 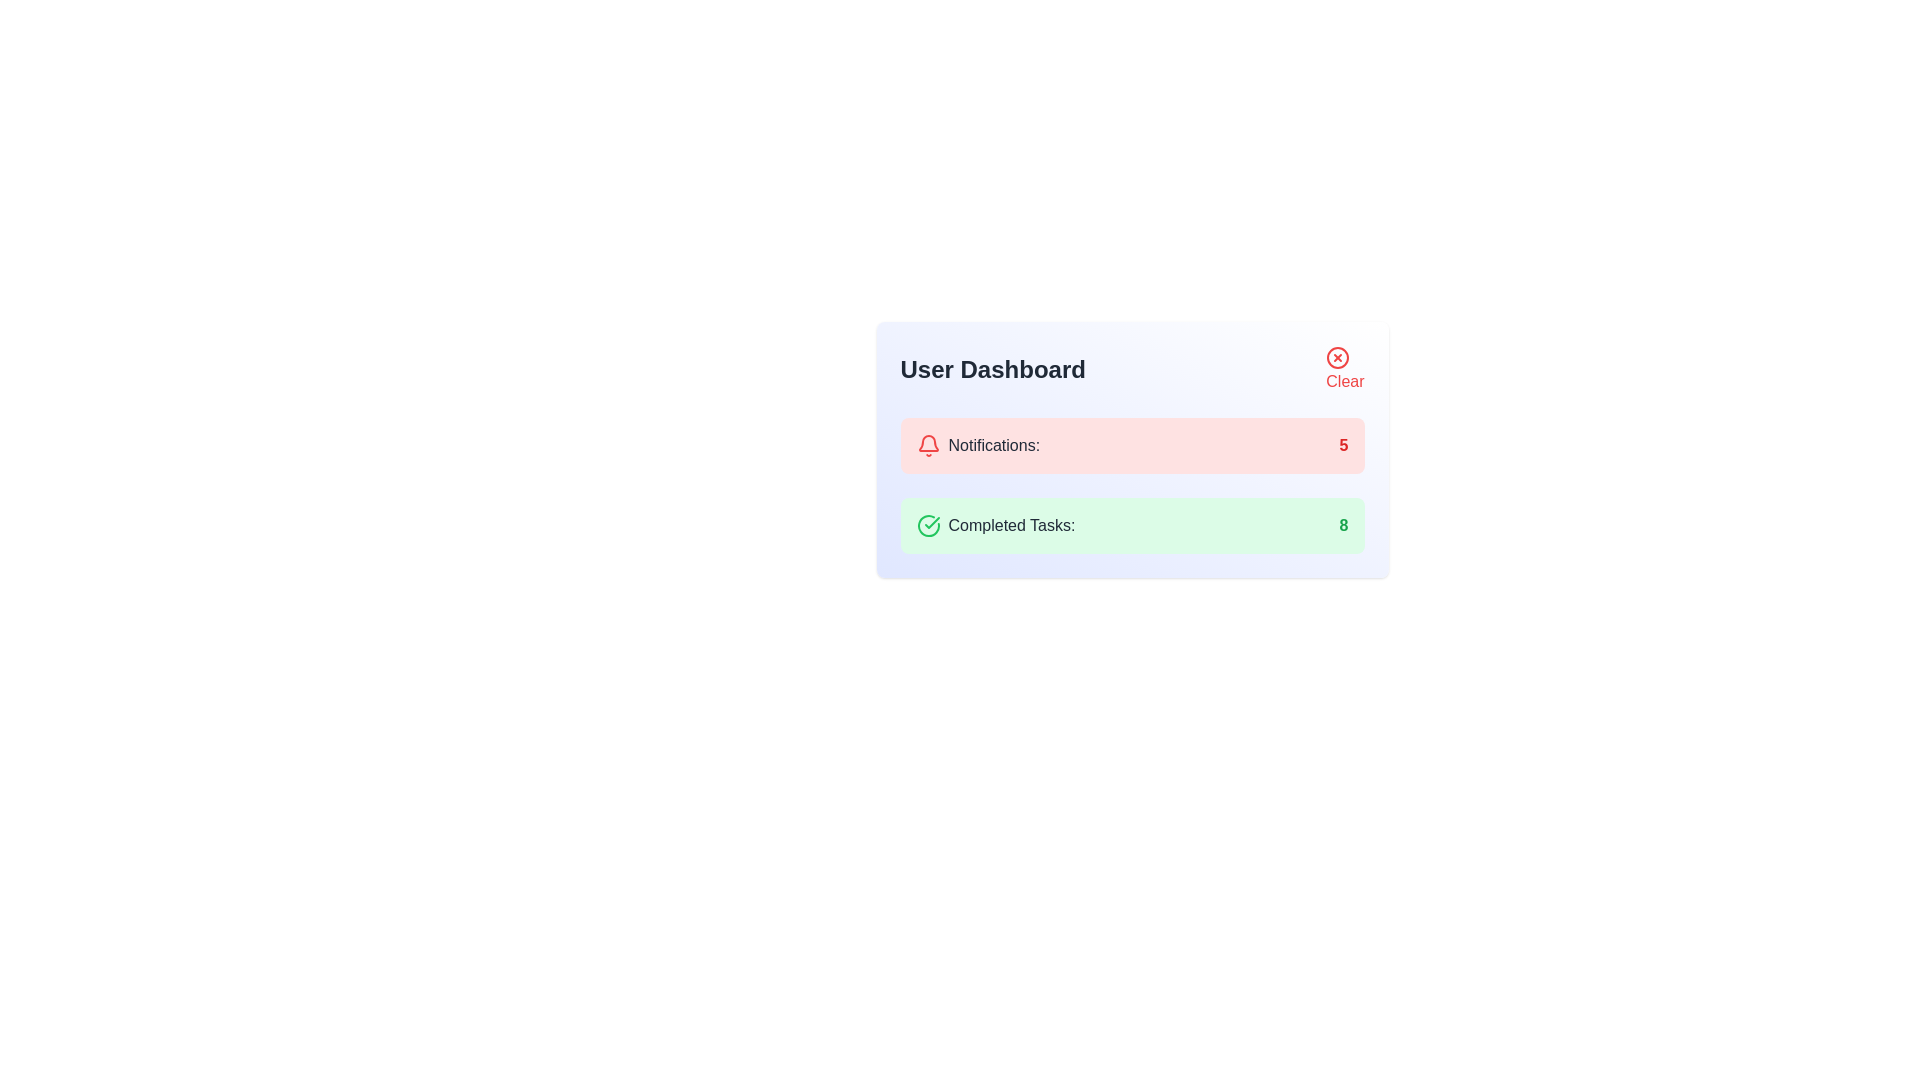 I want to click on the bold green number '8' that is positioned at the right edge of the 'Completed Tasks:' section, emphasizing the completed tasks information, so click(x=1344, y=524).